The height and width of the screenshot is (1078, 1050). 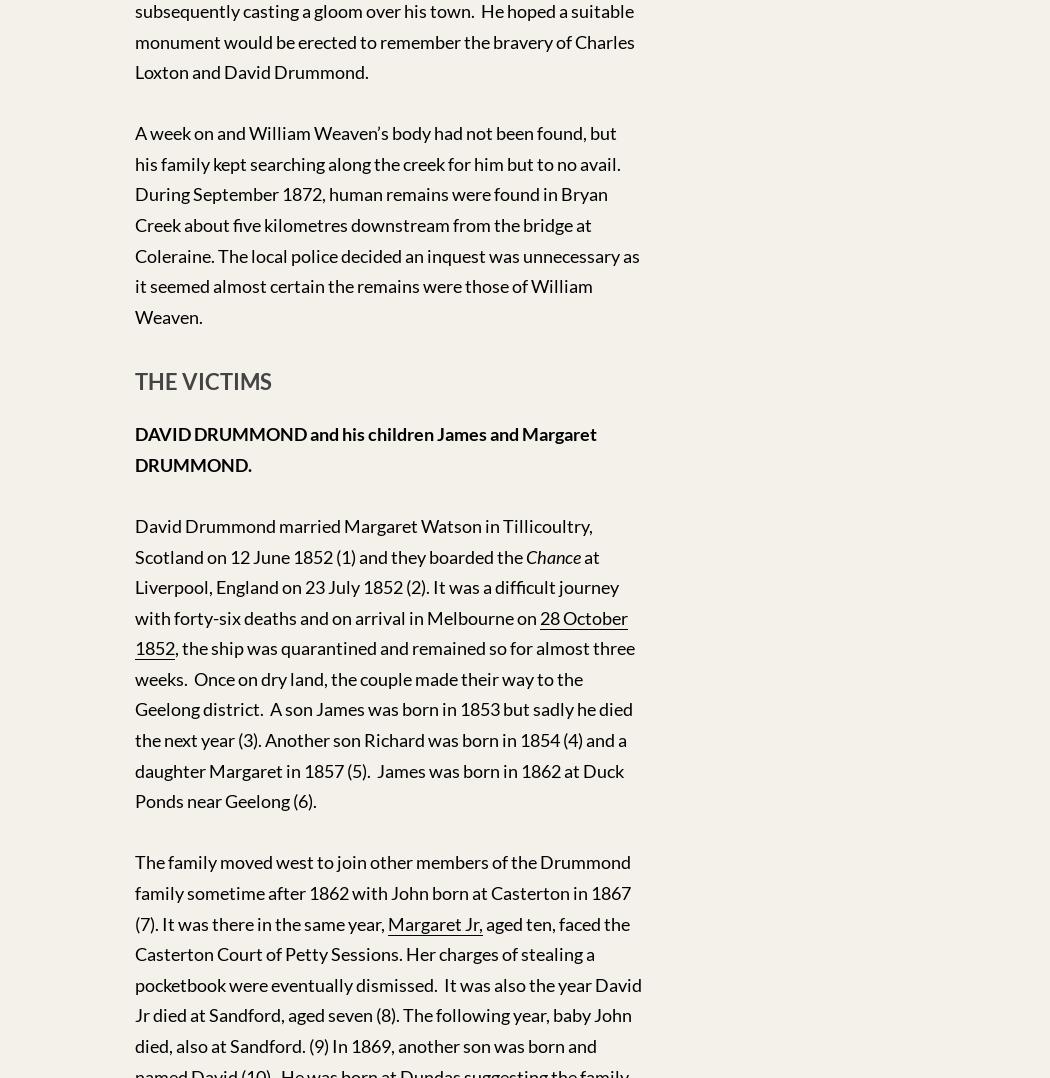 I want to click on 'Margaret Jr,', so click(x=434, y=922).